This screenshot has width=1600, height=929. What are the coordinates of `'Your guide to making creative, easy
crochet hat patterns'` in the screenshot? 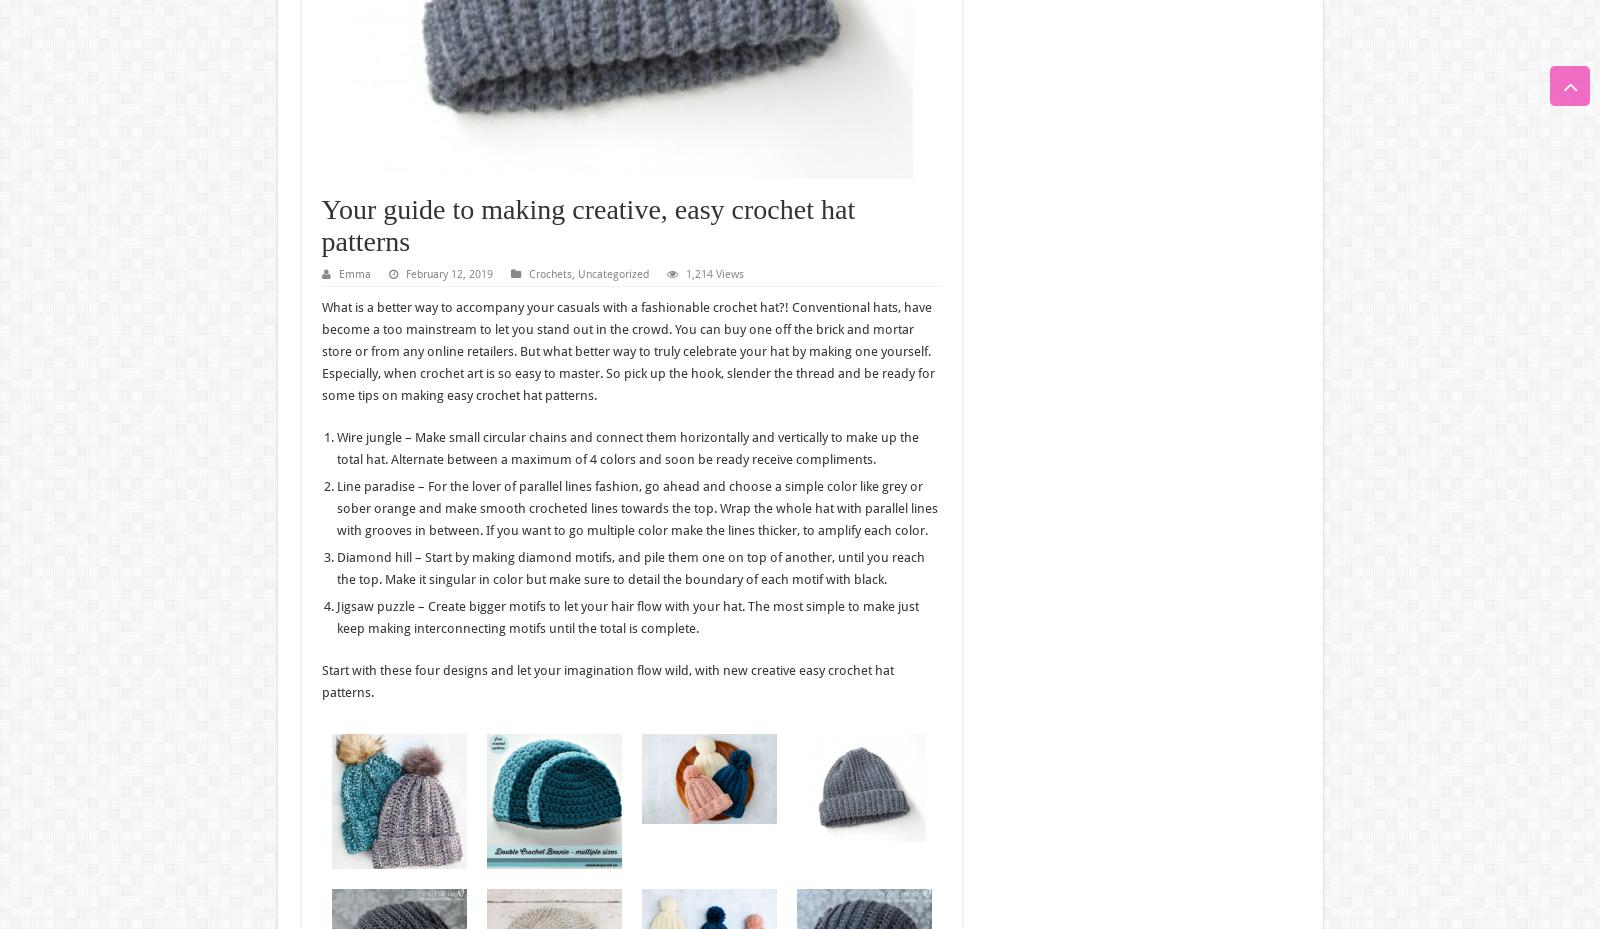 It's located at (587, 224).